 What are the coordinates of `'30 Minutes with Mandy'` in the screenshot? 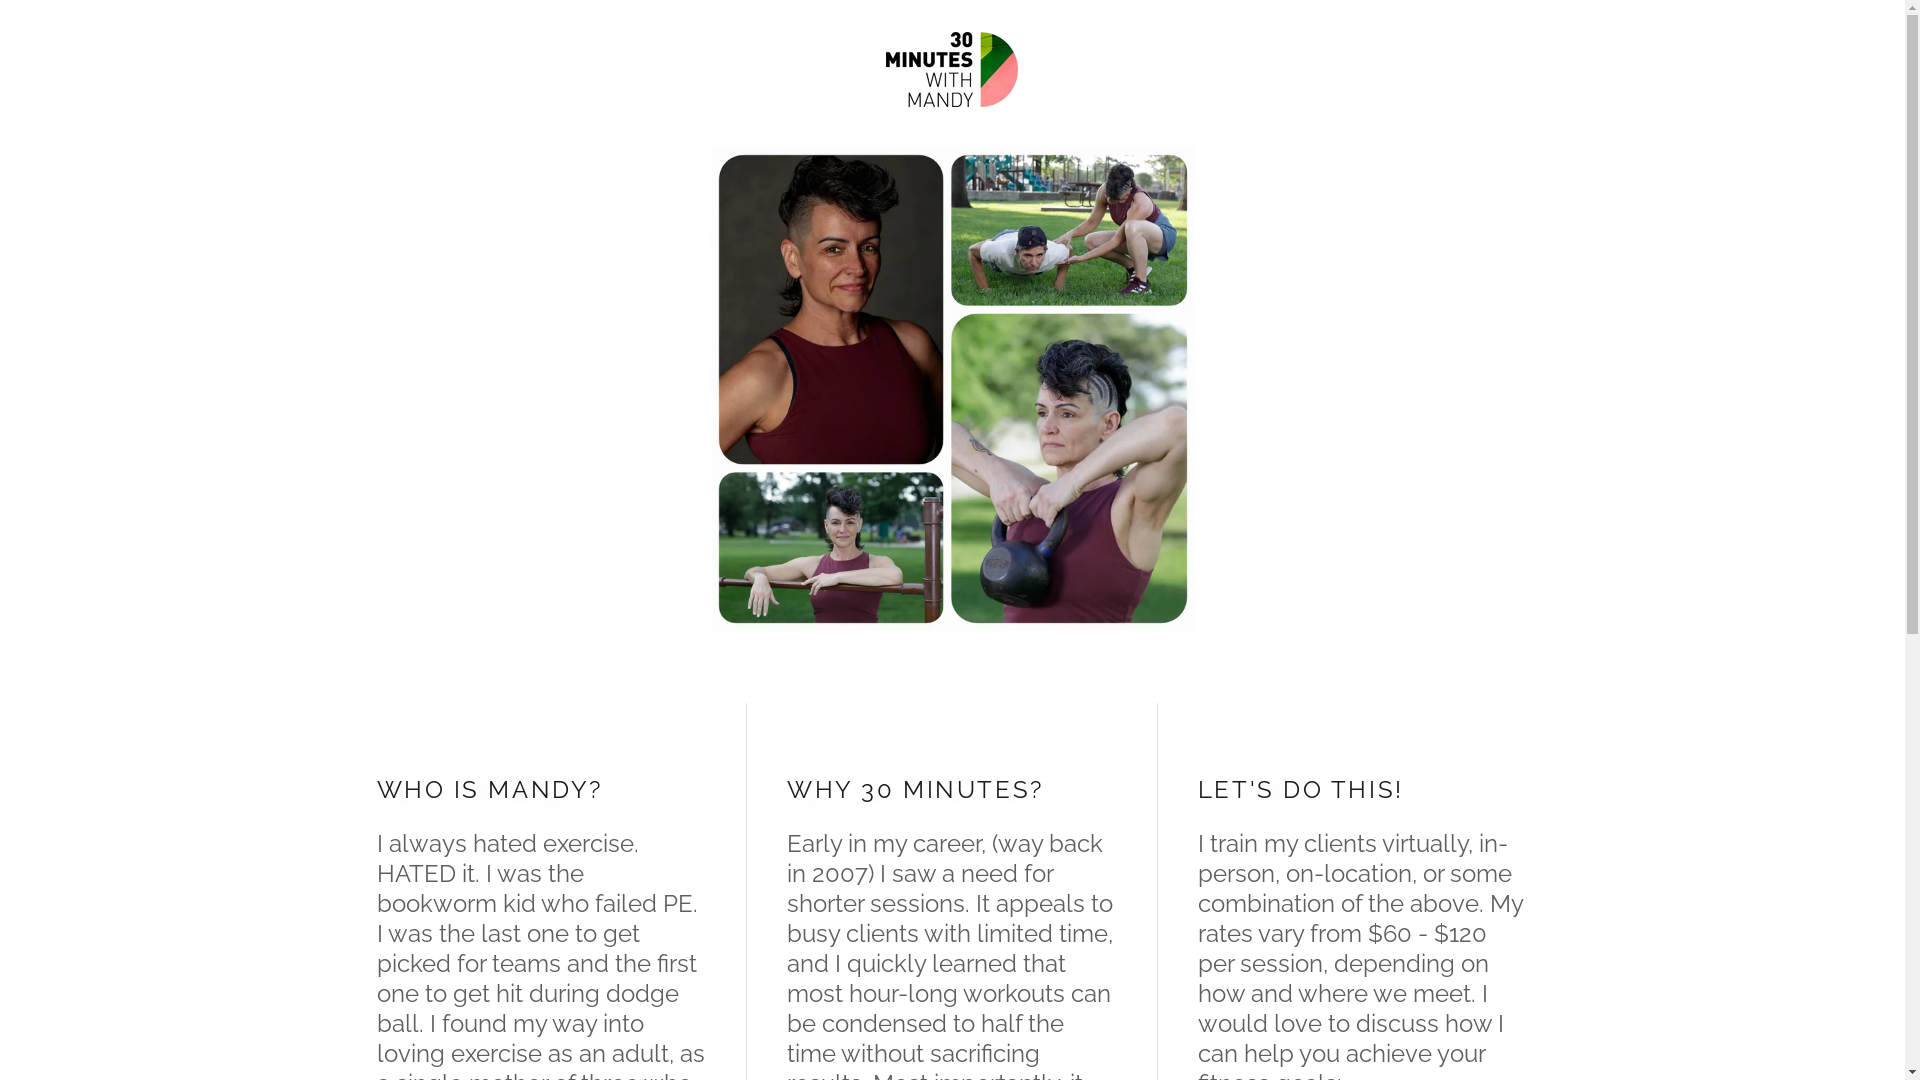 It's located at (950, 66).